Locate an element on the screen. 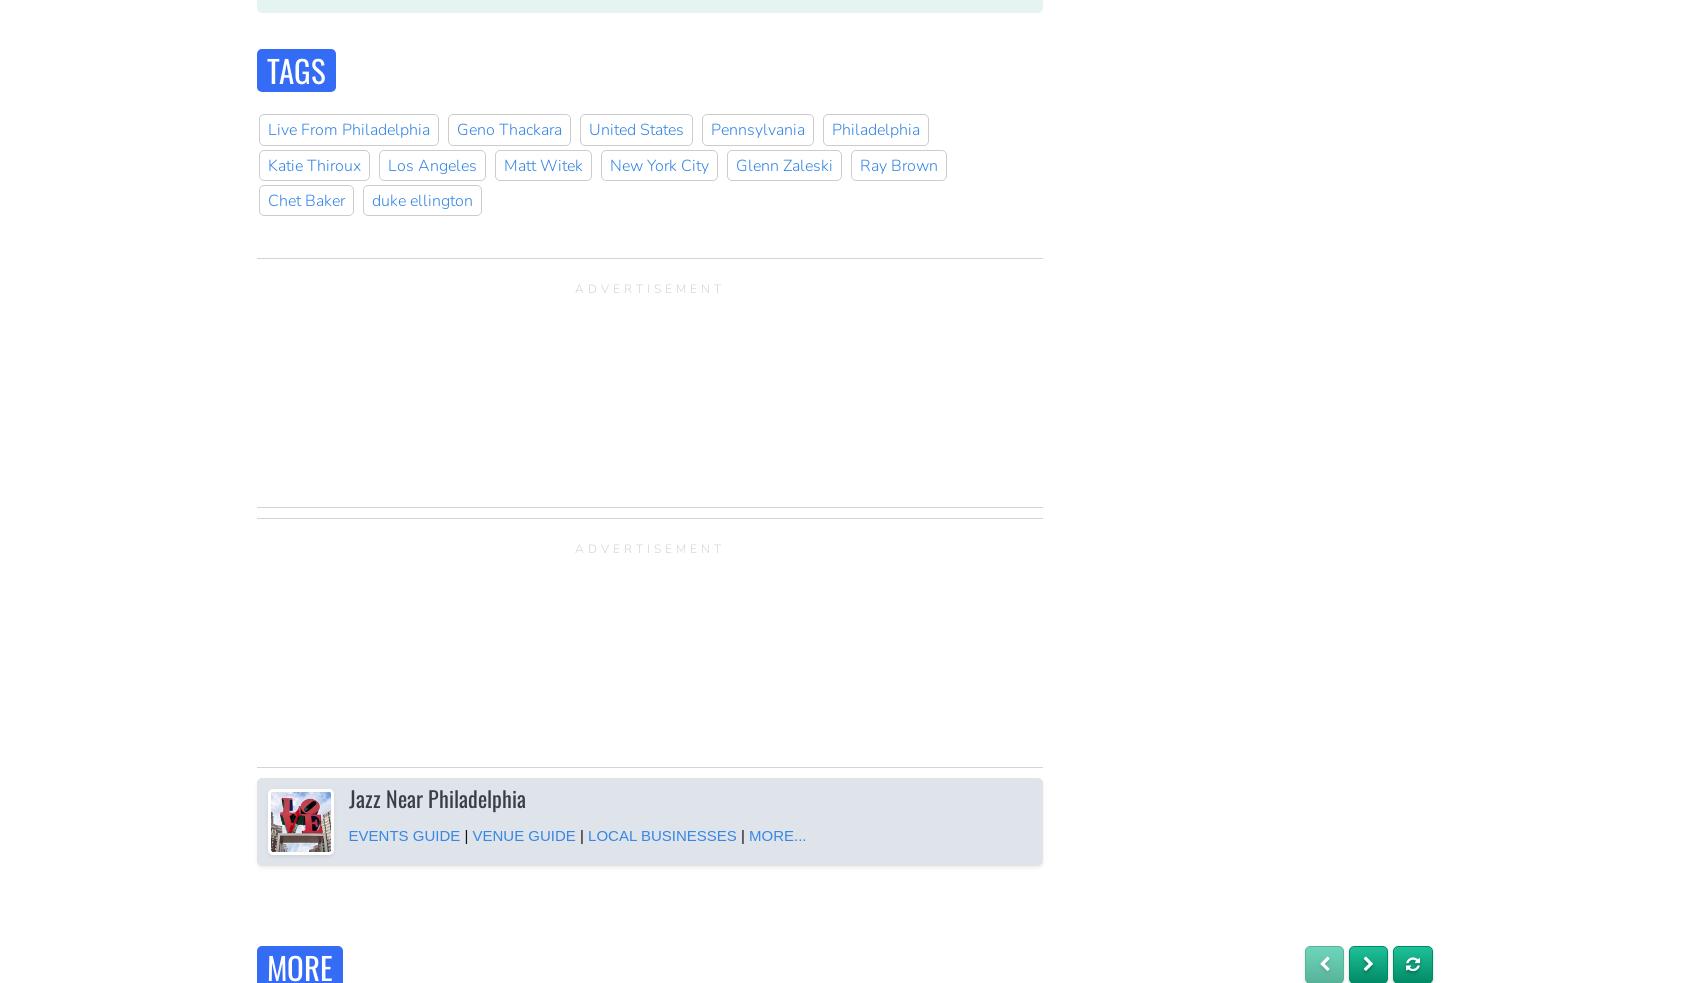  'United States' is located at coordinates (635, 128).